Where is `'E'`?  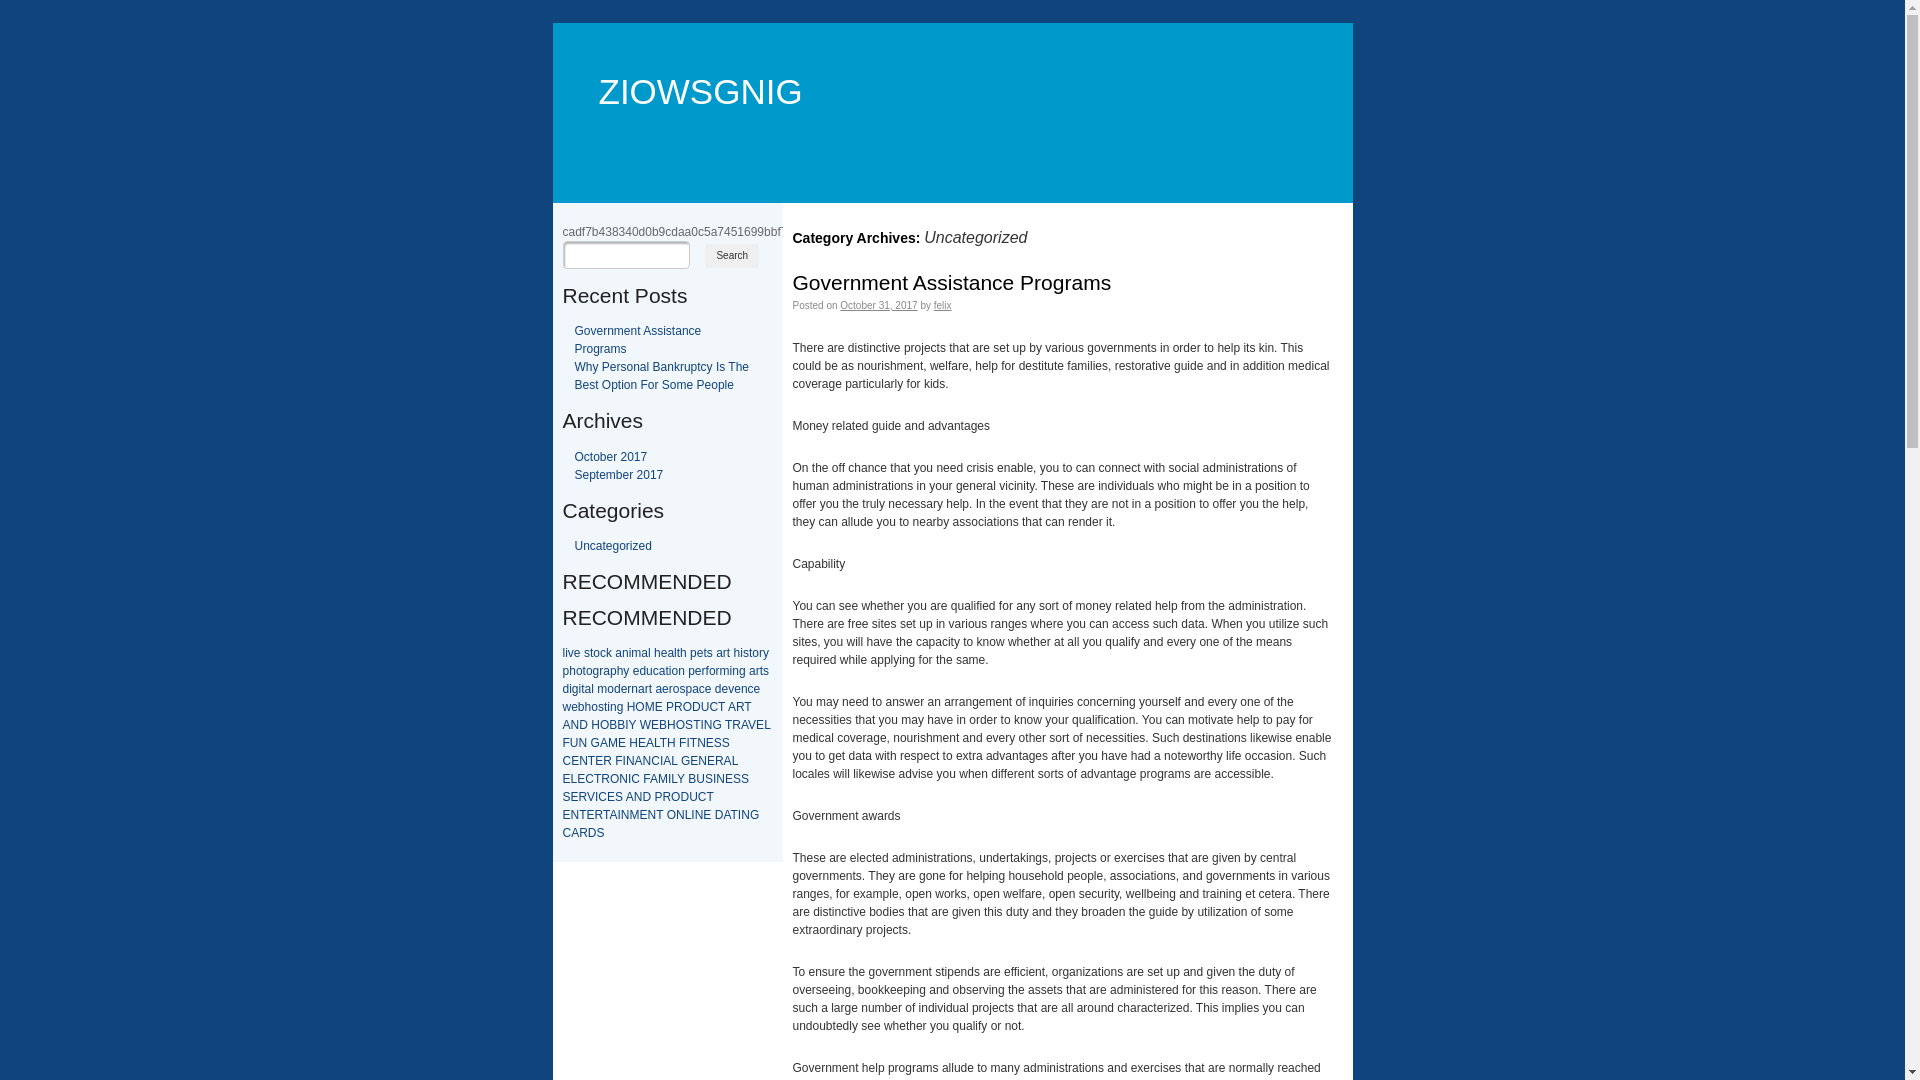
'E' is located at coordinates (598, 760).